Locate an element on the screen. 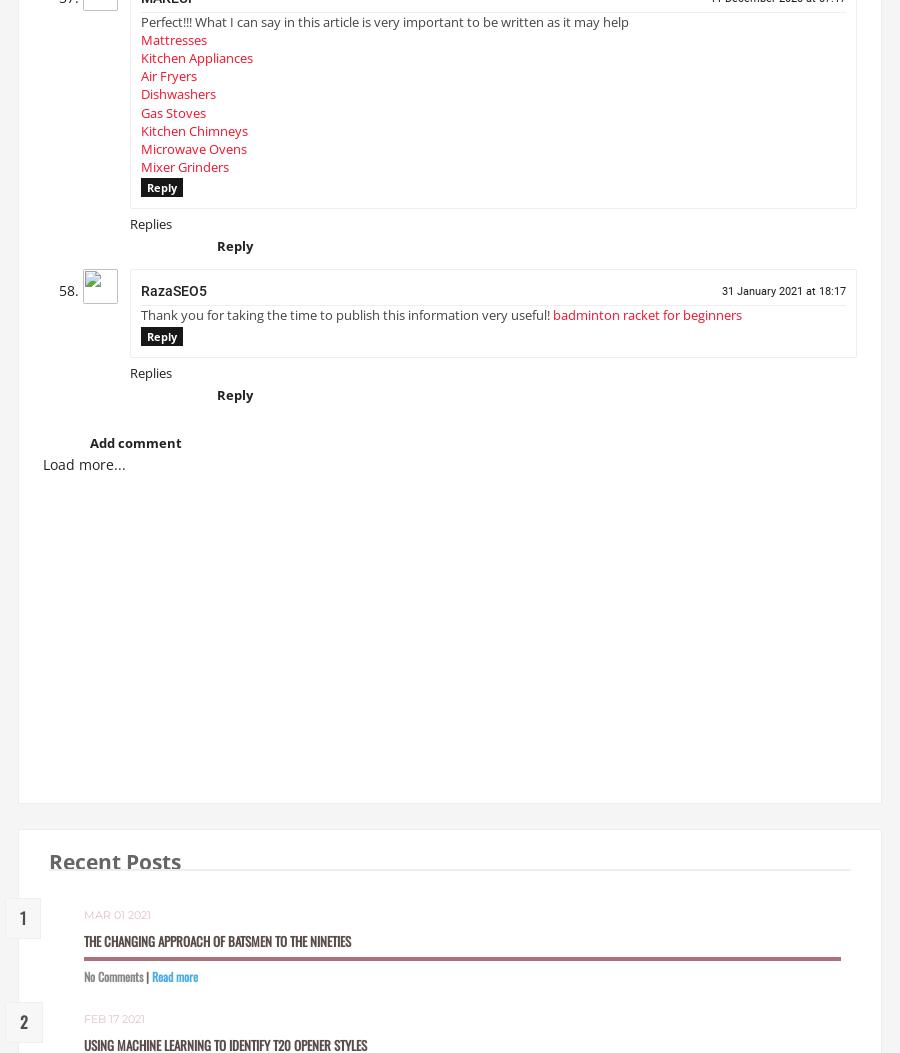 This screenshot has width=900, height=1053. 'Gas Stoves' is located at coordinates (173, 120).